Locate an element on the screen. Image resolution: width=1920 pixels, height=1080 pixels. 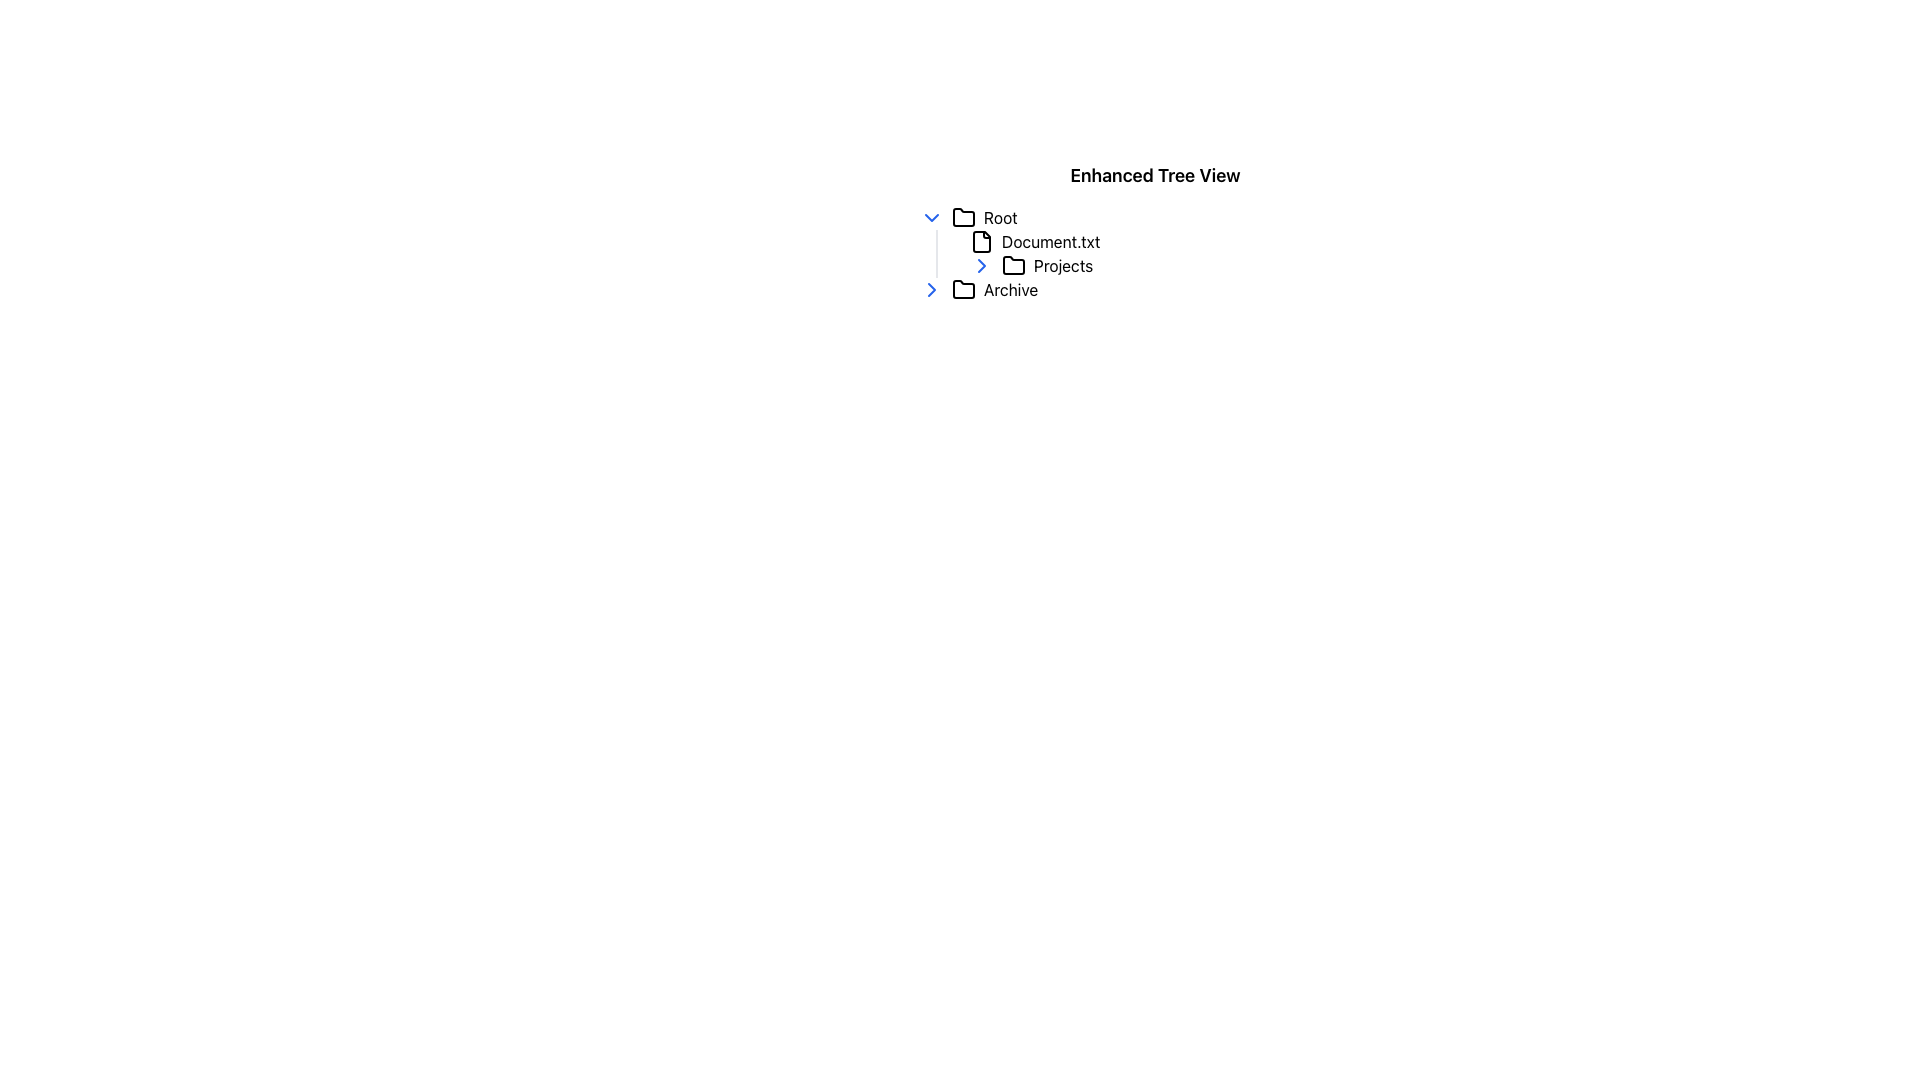
the rightward-pointing blue arrow icon is located at coordinates (982, 265).